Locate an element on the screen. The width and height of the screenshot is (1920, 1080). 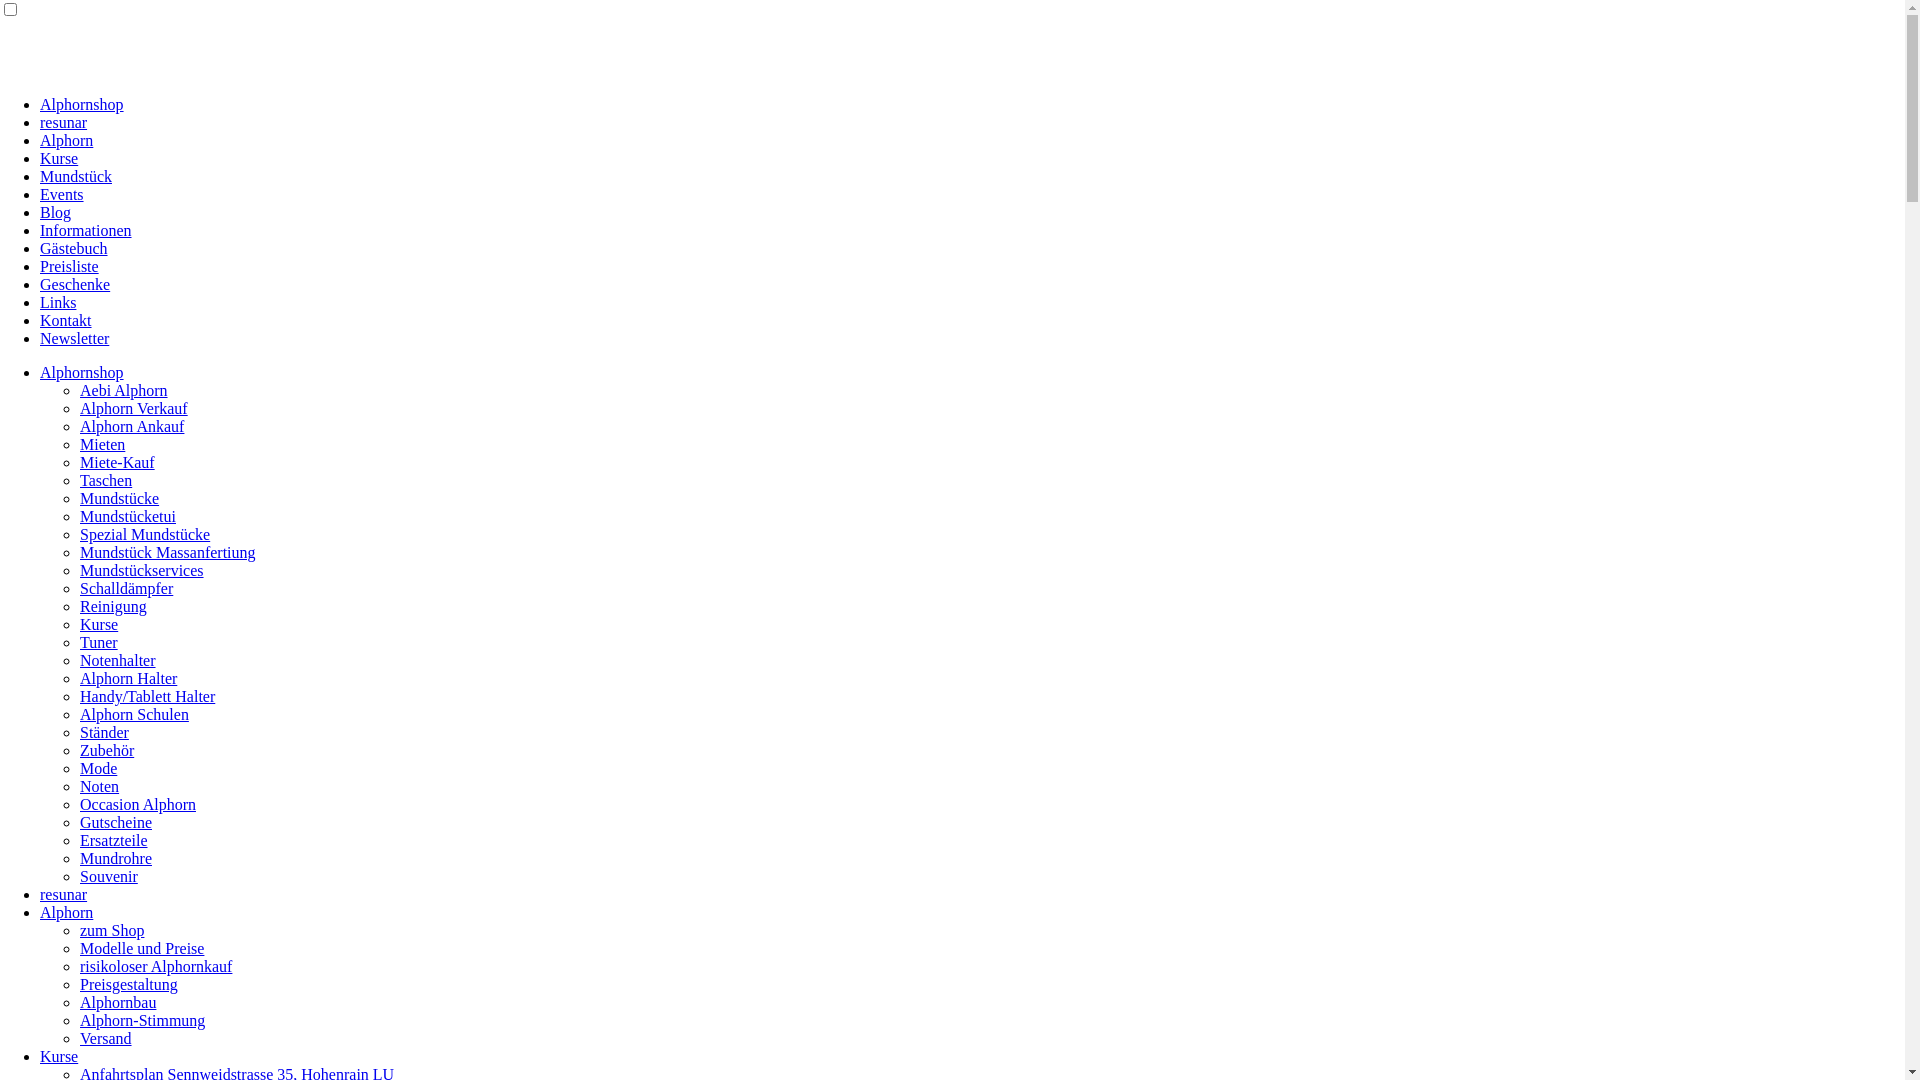
'Notenhalter' is located at coordinates (117, 660).